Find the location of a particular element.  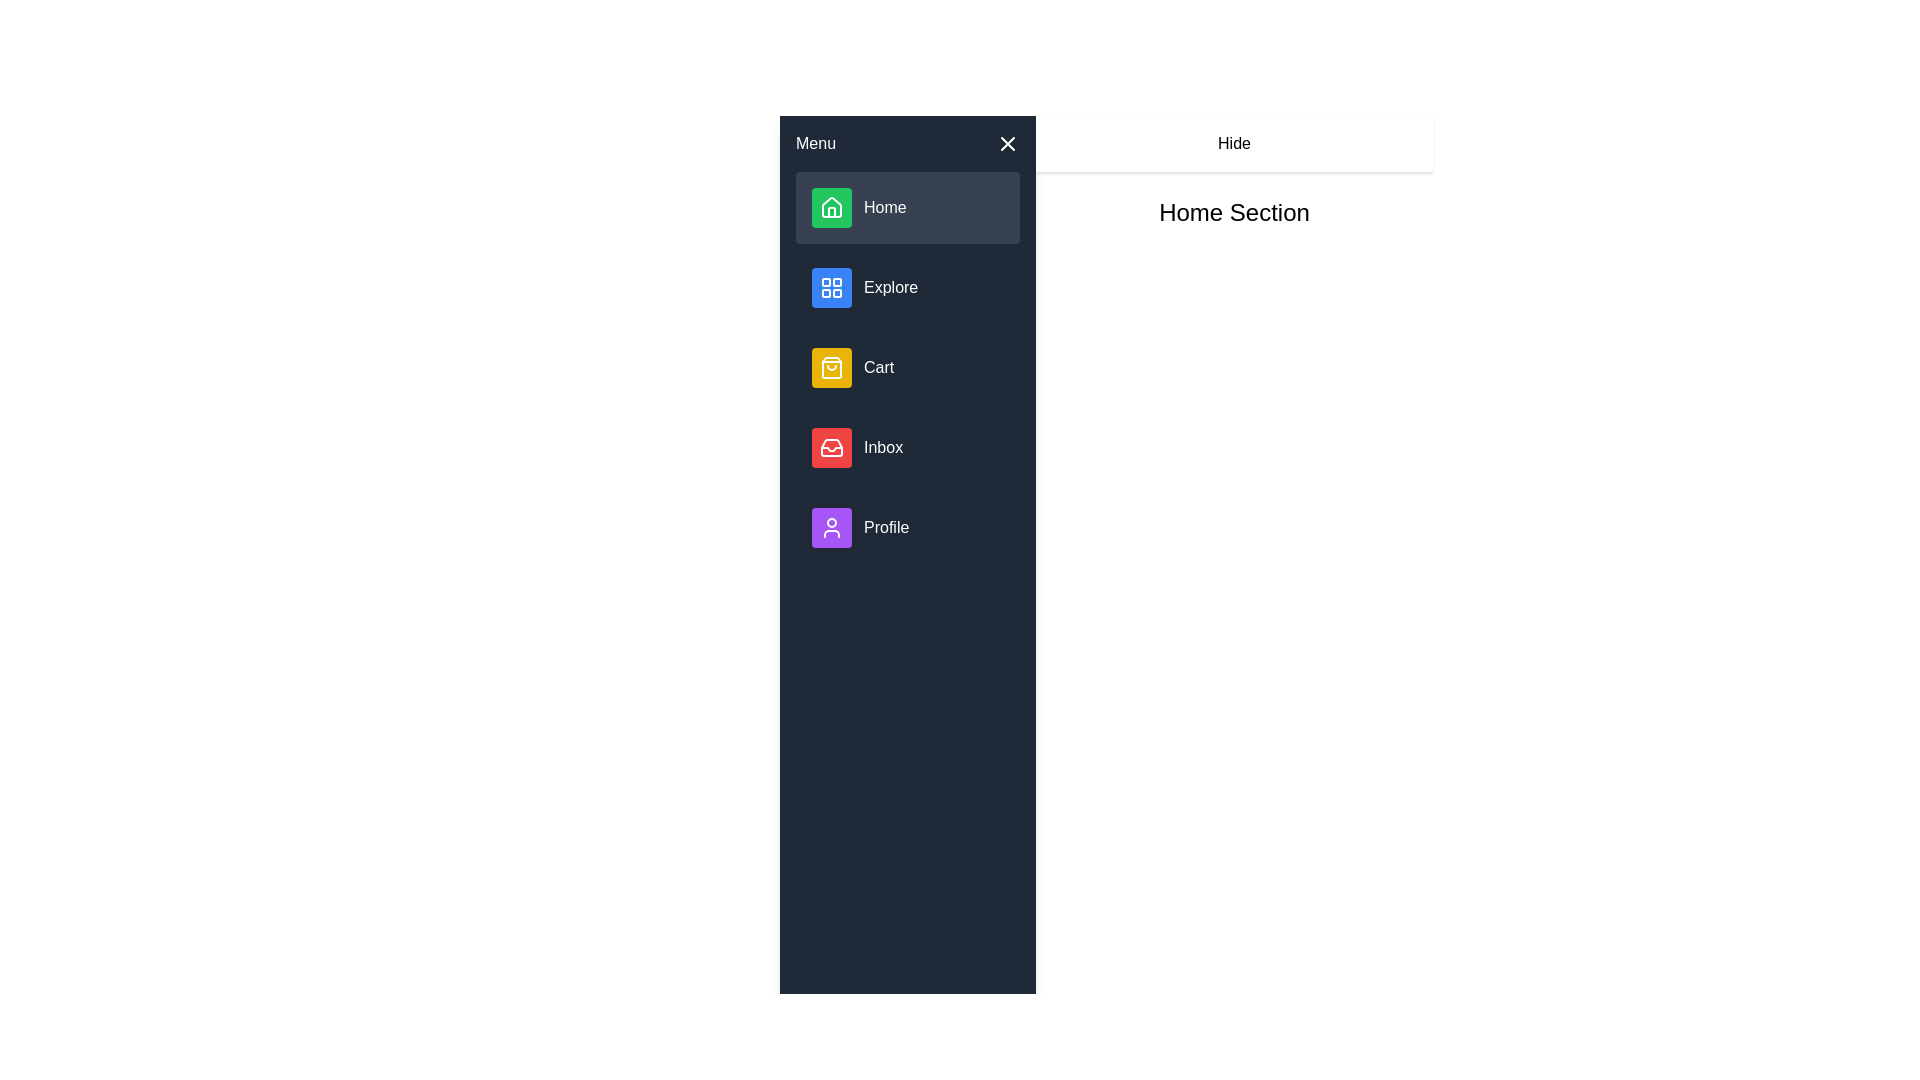

the 'Home' icon button located at the top of the left sidebar menu to interact with the 'Home' function is located at coordinates (831, 208).